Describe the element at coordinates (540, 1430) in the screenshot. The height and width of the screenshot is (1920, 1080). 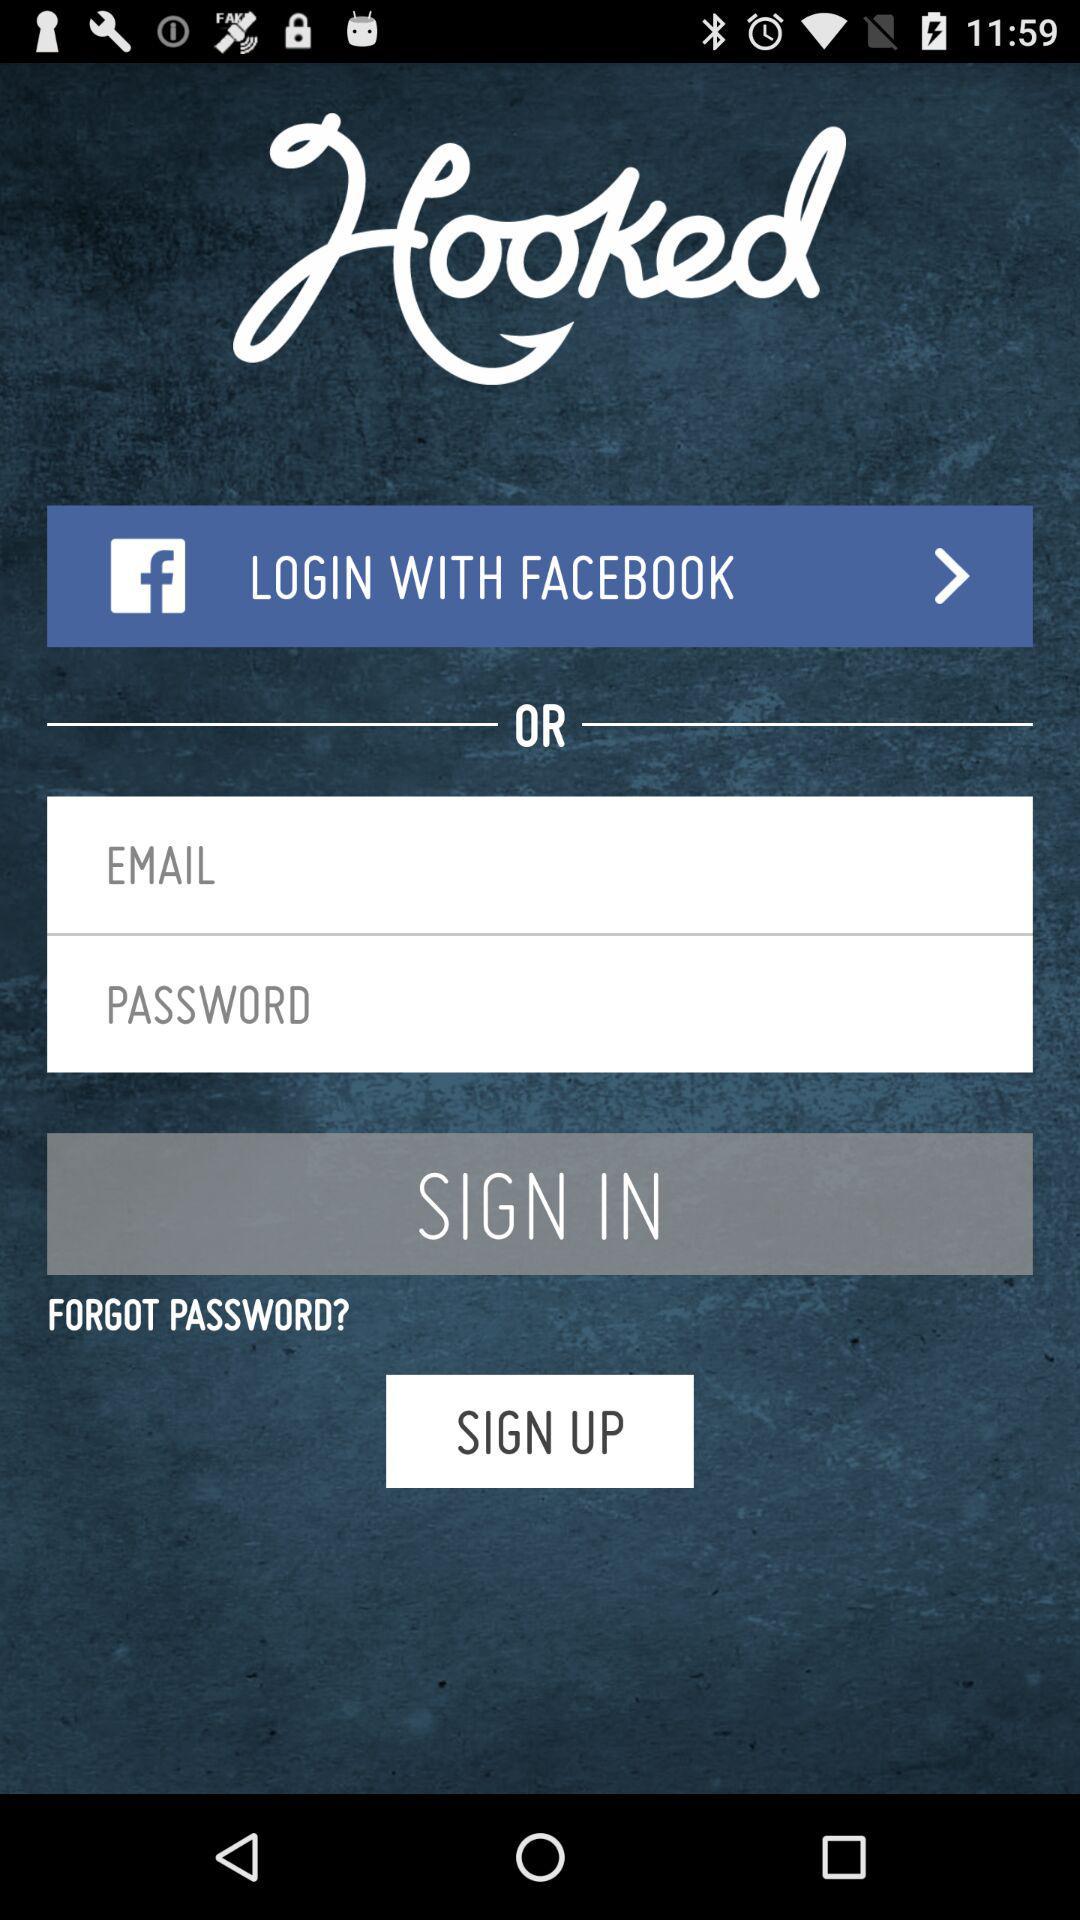
I see `sign up icon` at that location.